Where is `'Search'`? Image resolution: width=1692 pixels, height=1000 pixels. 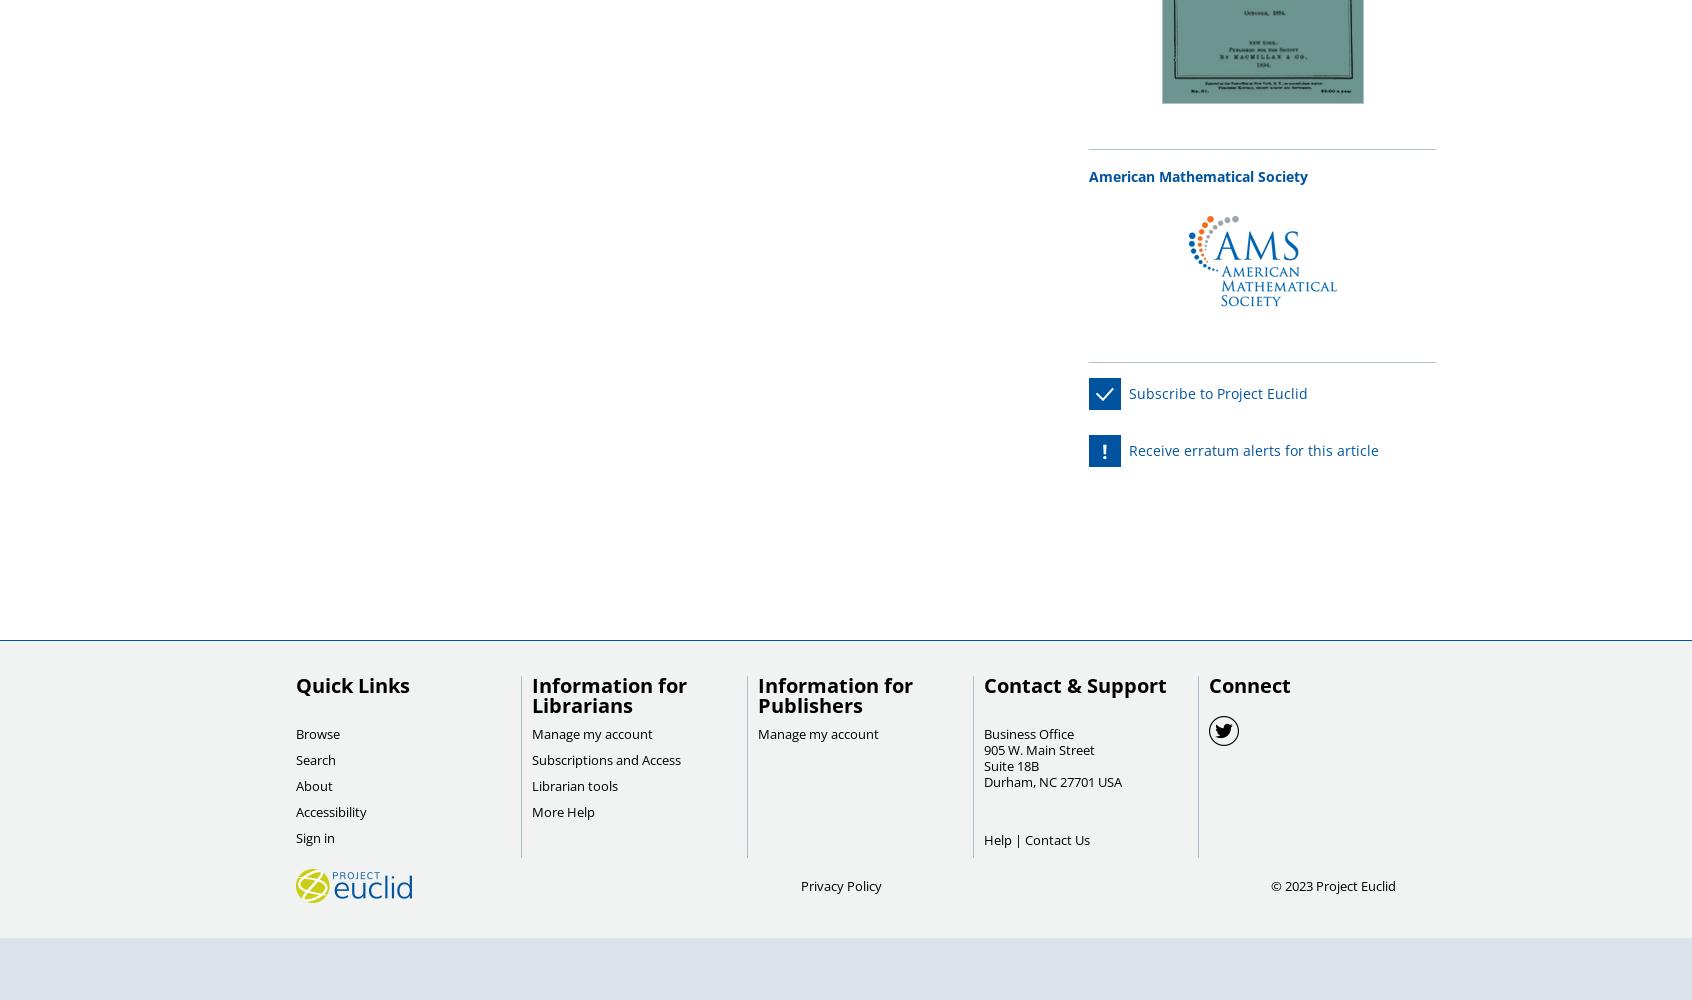
'Search' is located at coordinates (315, 760).